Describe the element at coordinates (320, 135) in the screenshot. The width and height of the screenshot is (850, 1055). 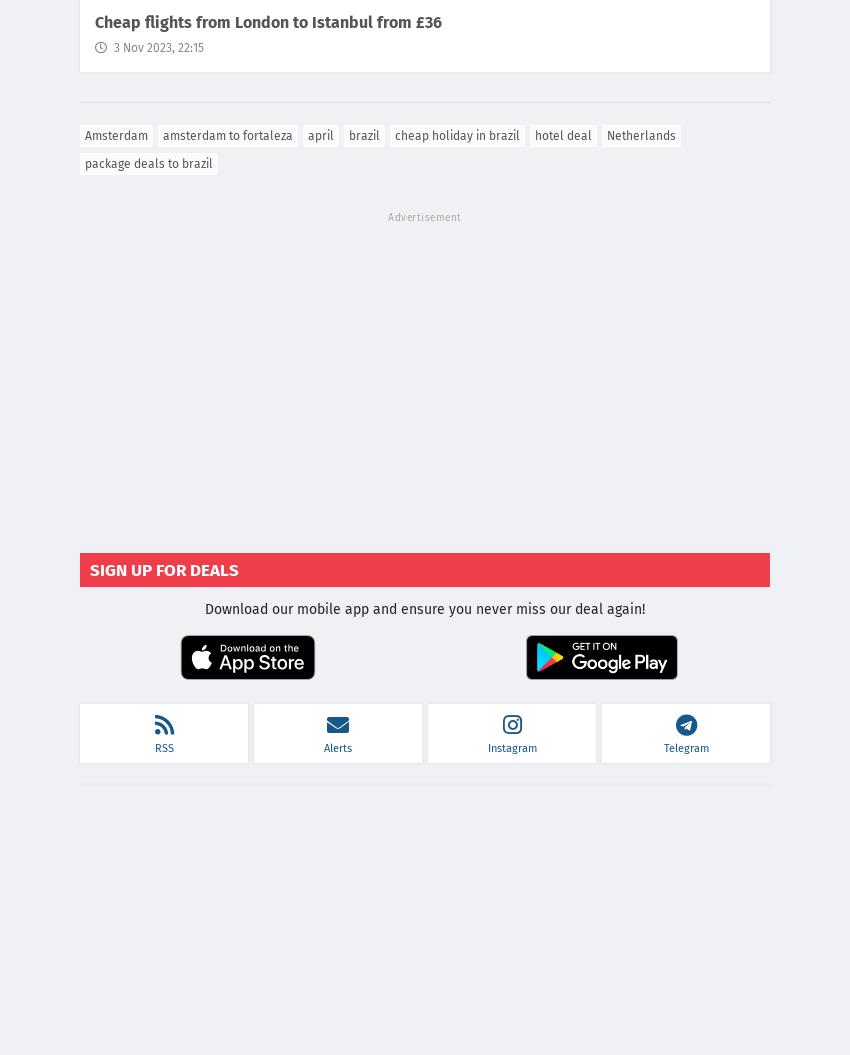
I see `'april'` at that location.